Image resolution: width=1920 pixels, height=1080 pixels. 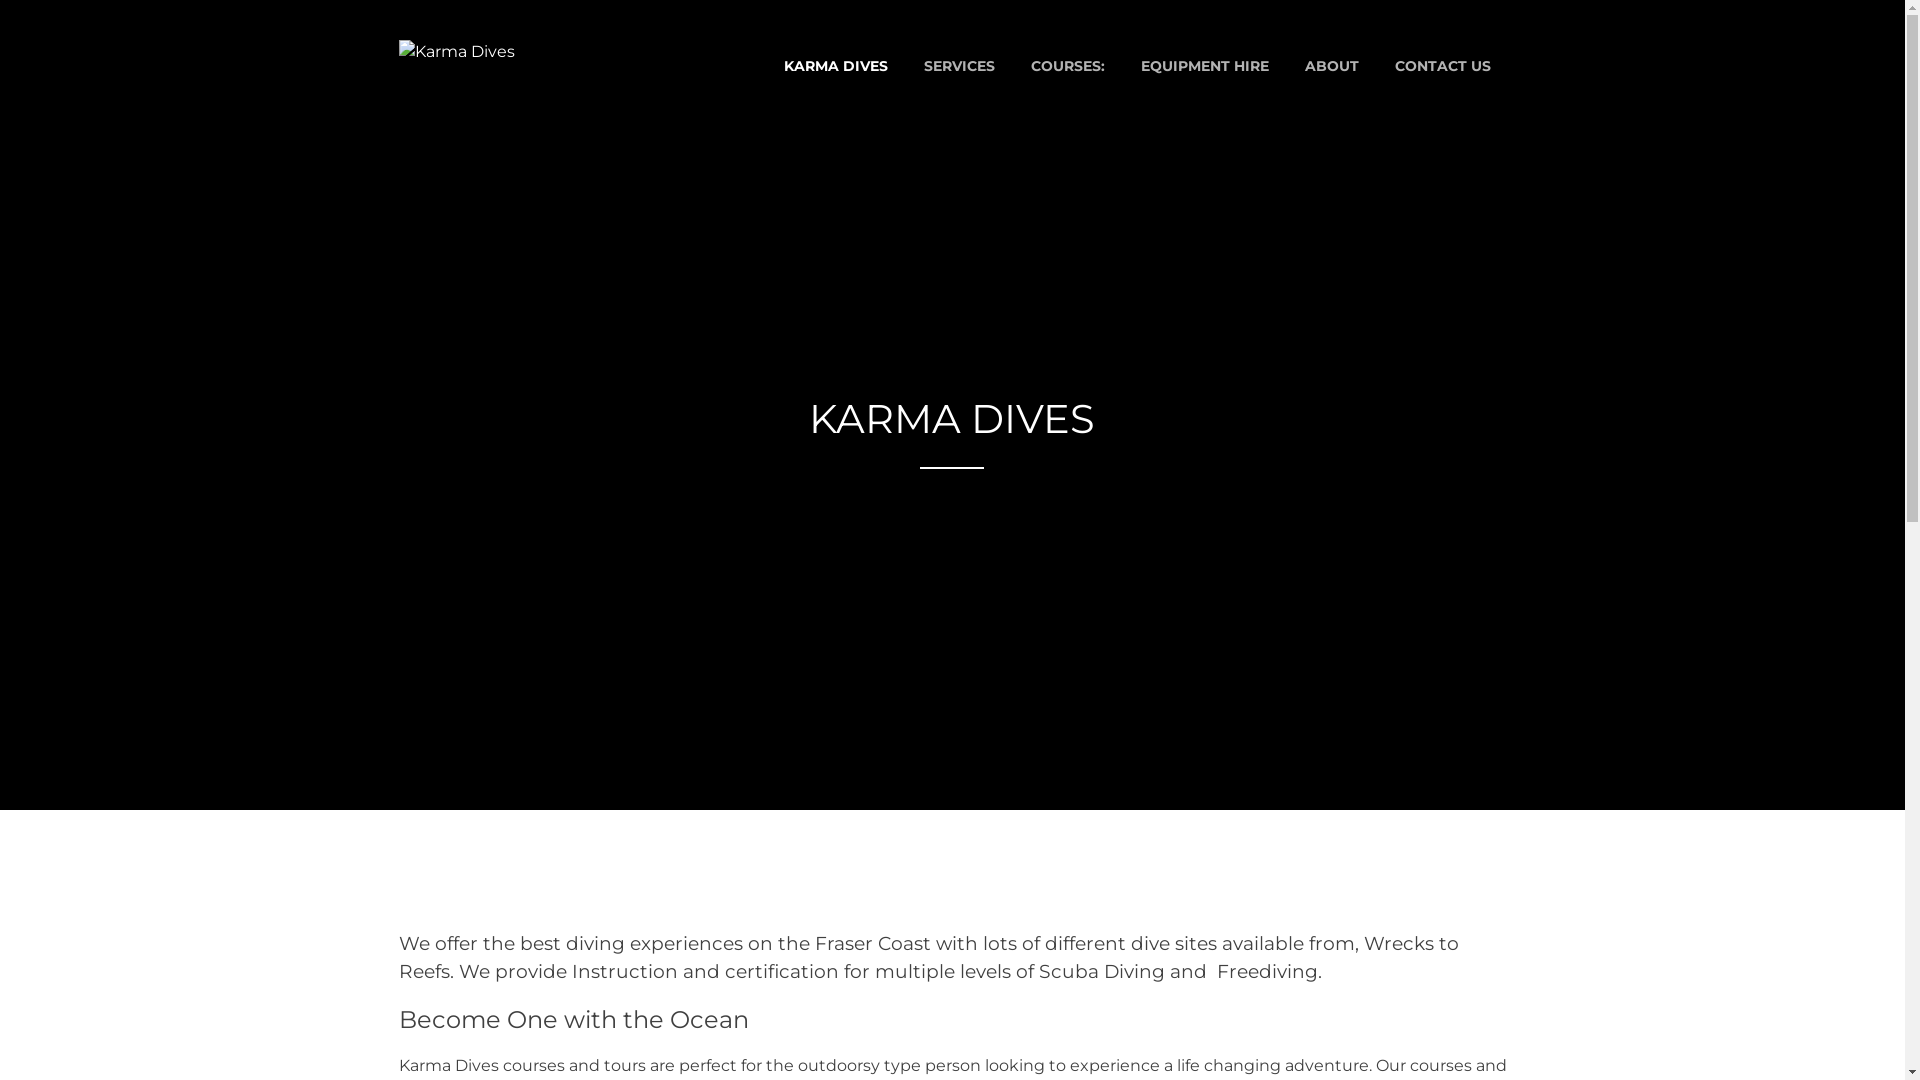 I want to click on 'SERVICES', so click(x=958, y=65).